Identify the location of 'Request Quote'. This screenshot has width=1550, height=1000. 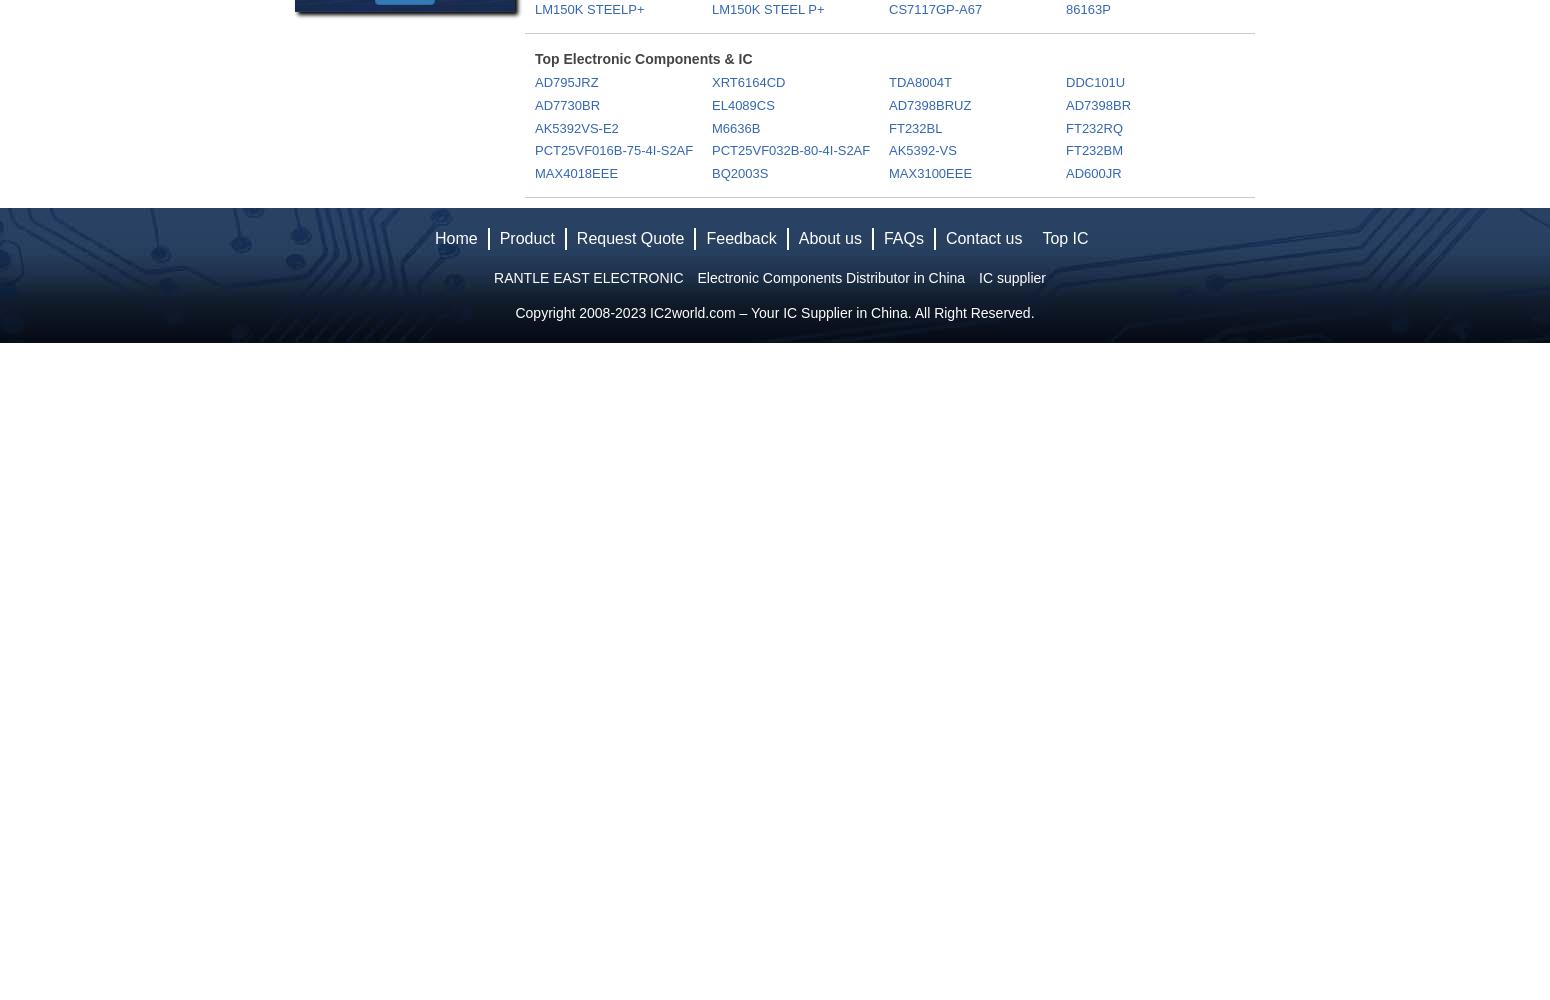
(575, 237).